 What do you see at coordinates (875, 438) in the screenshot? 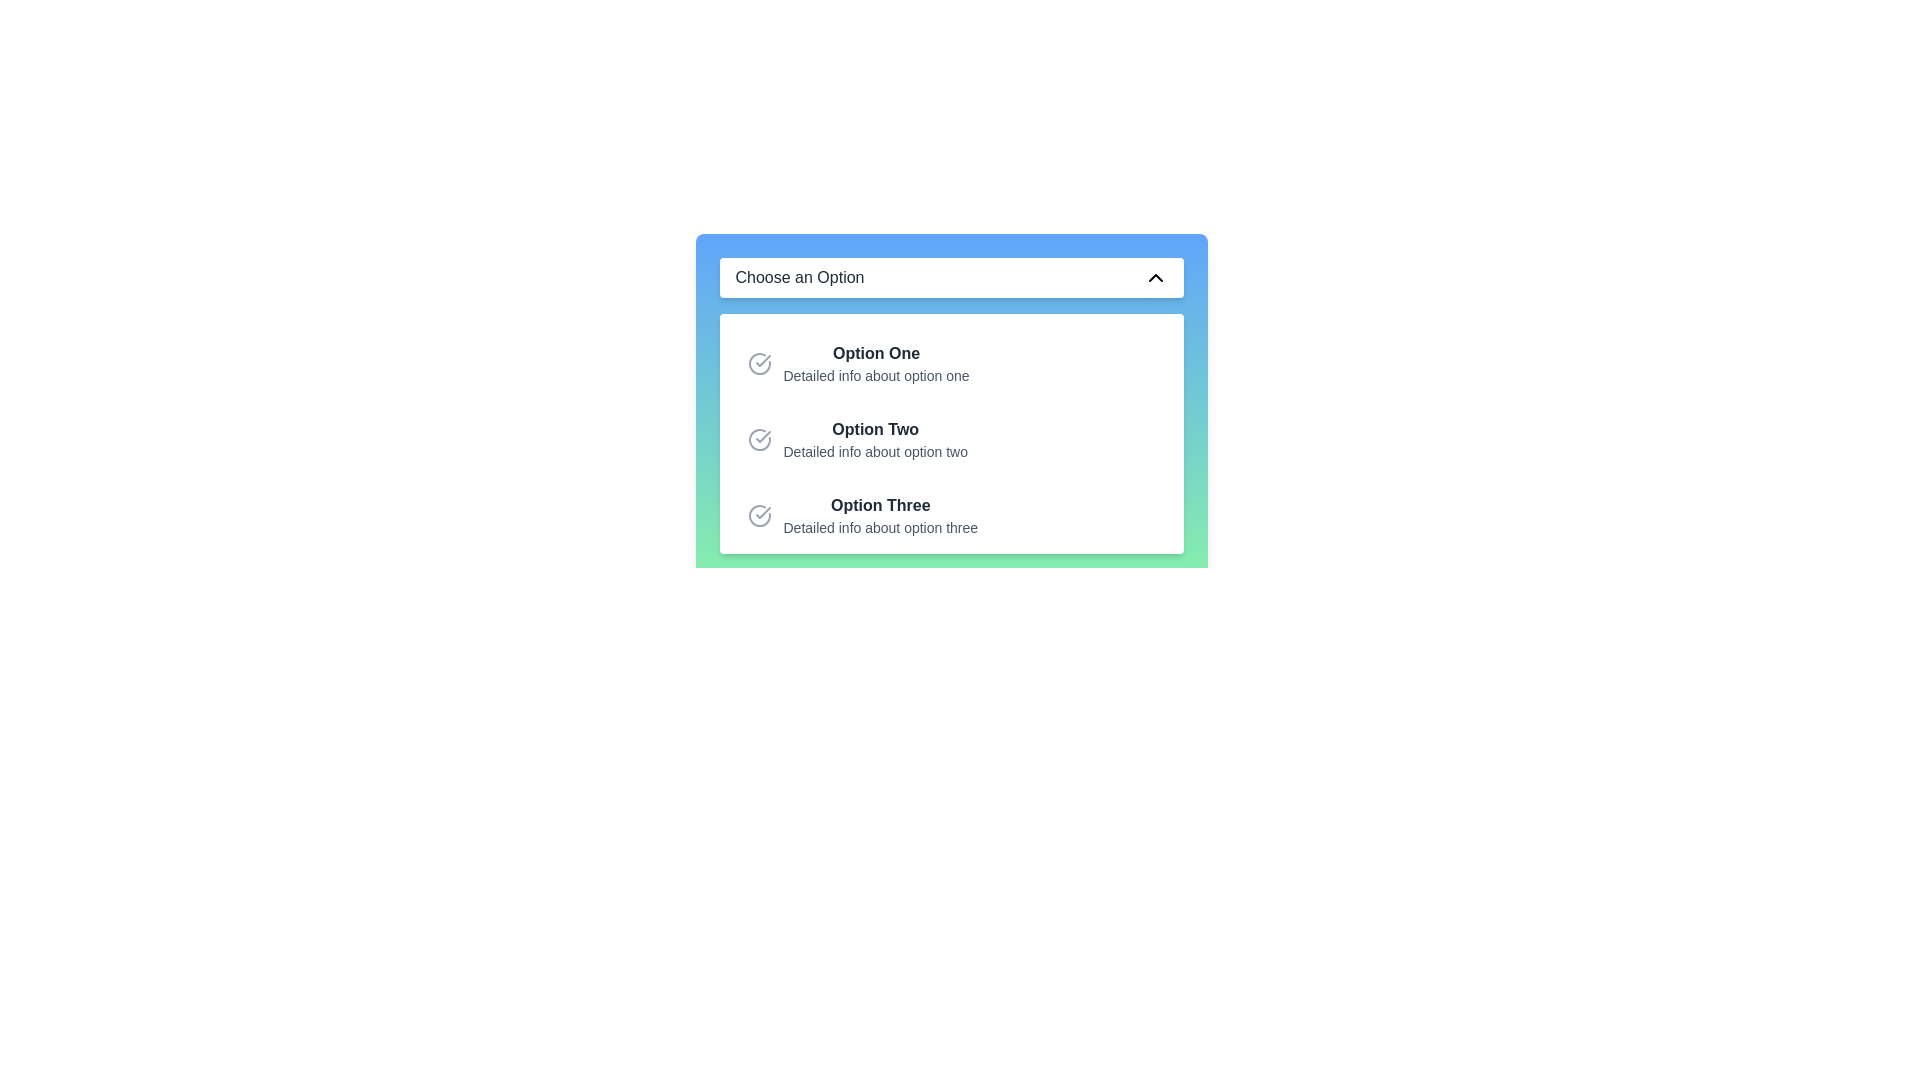
I see `the 'Option Two' button` at bounding box center [875, 438].